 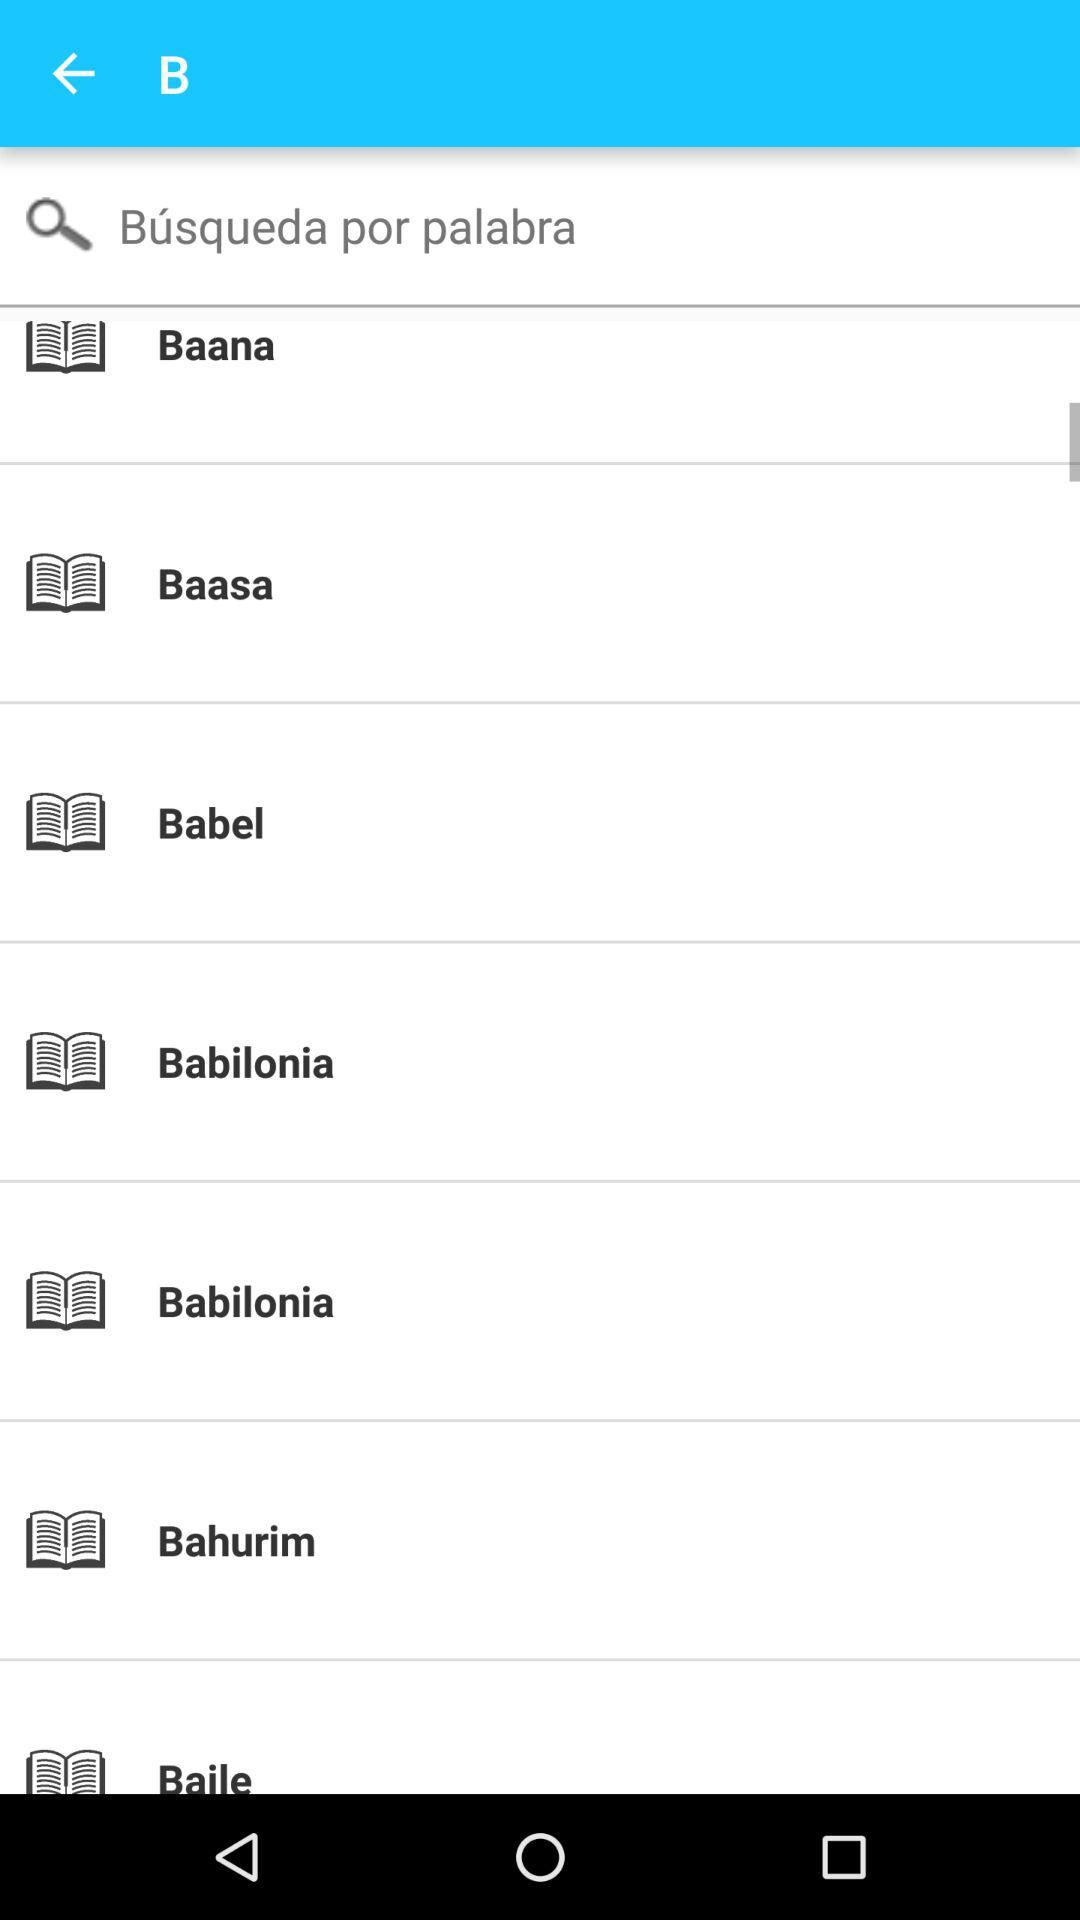 I want to click on baana, so click(x=574, y=346).